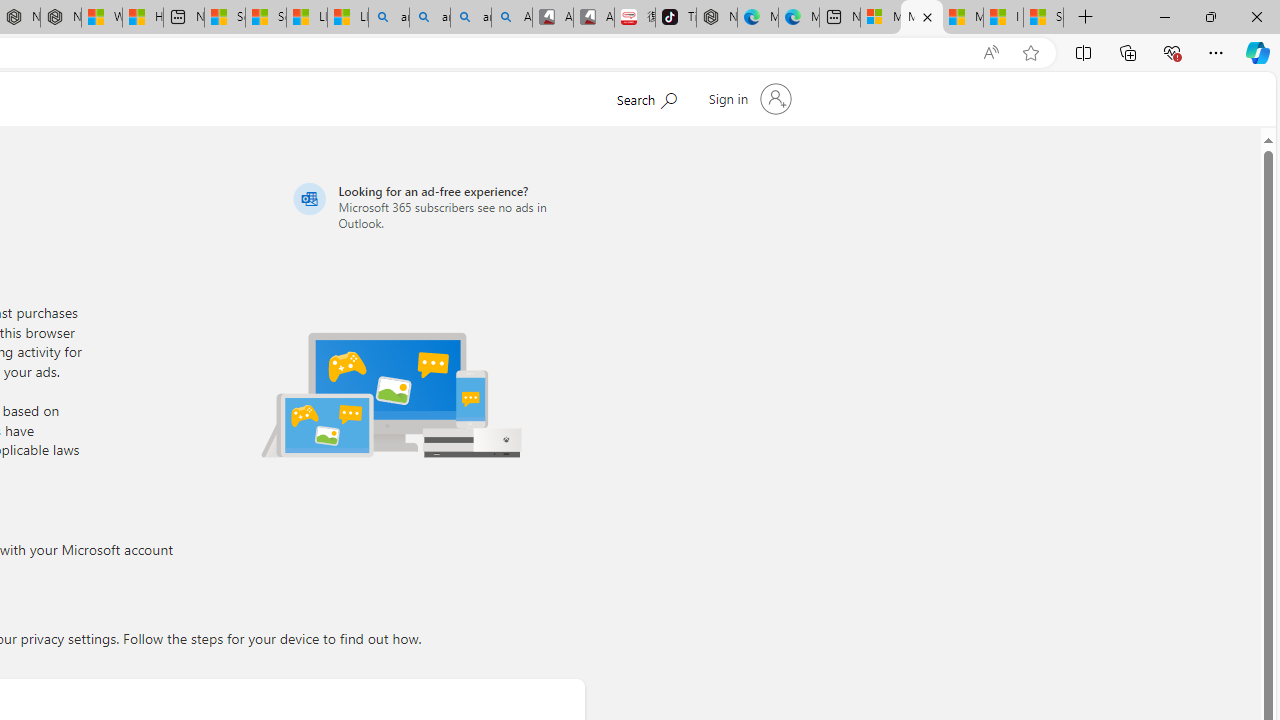  Describe the element at coordinates (141, 17) in the screenshot. I see `'Huge shark washes ashore at New York City beach | Watch'` at that location.